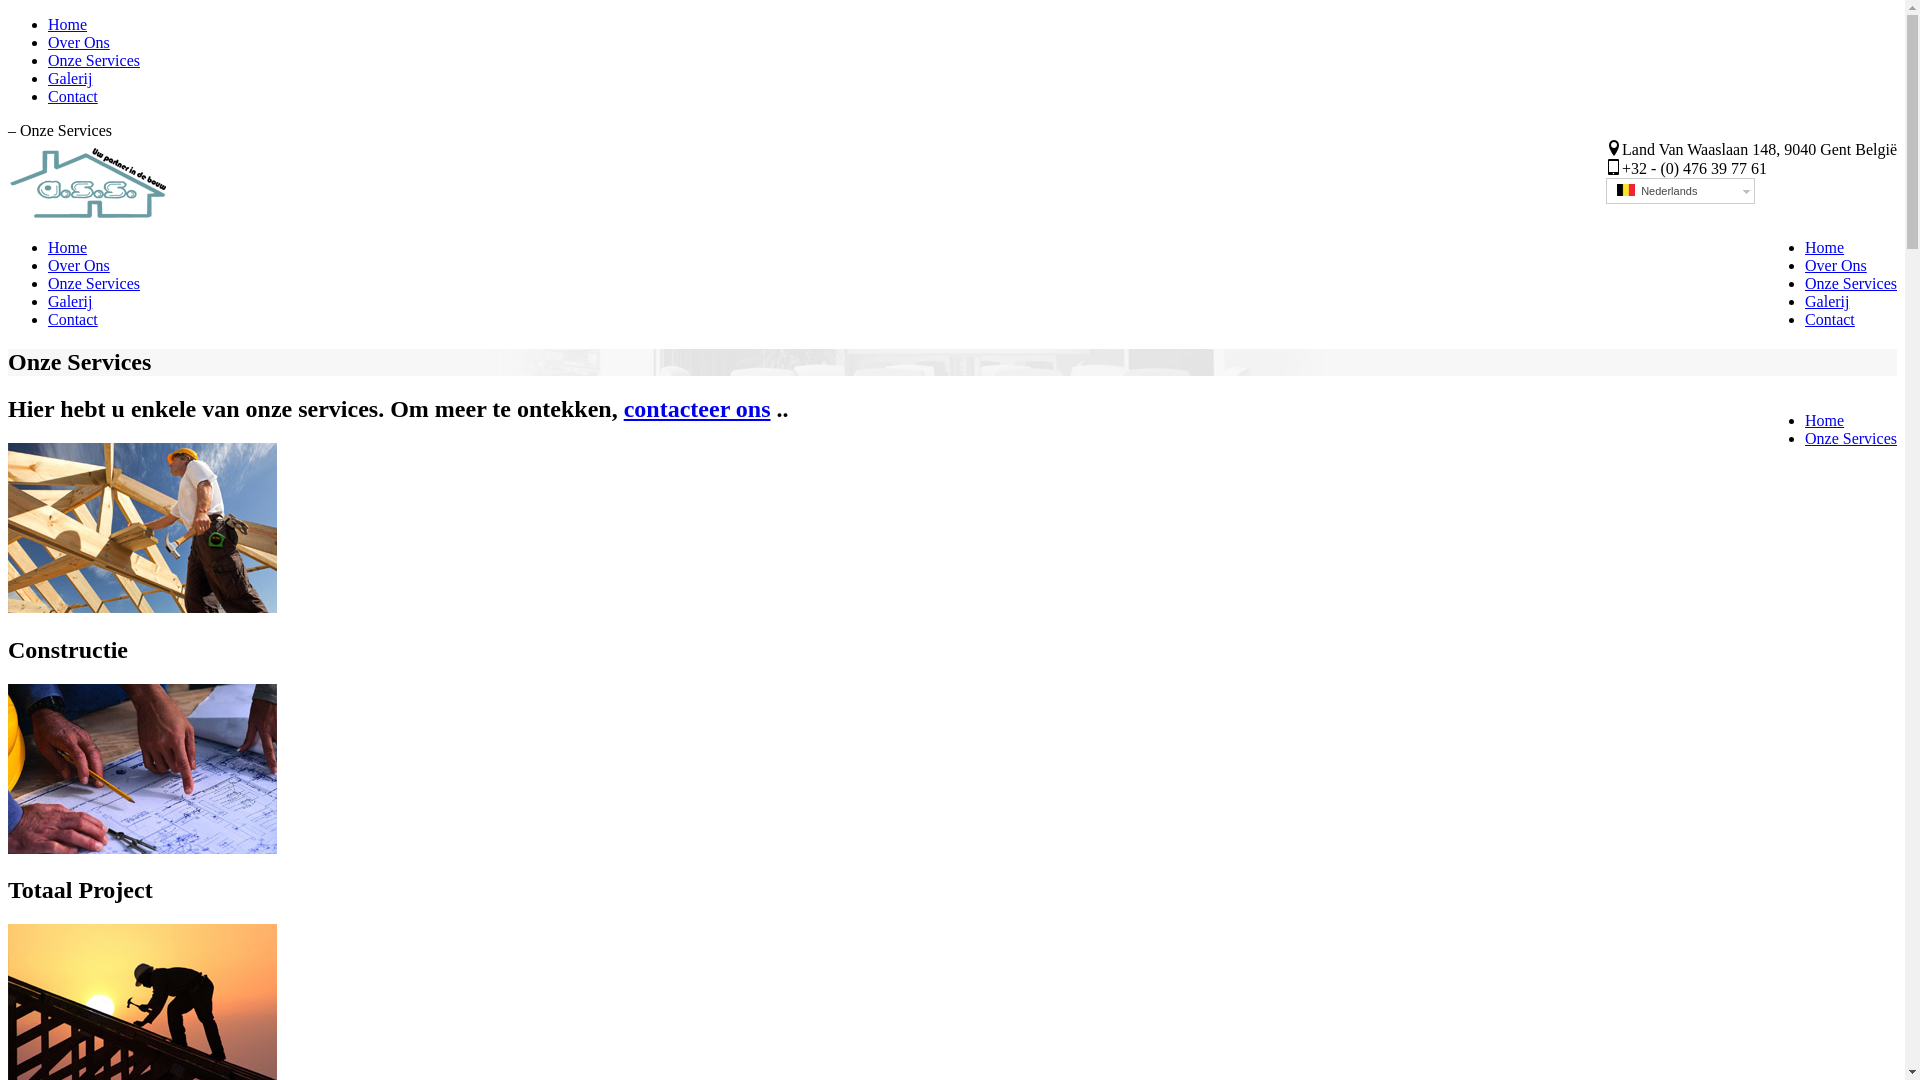  Describe the element at coordinates (1850, 283) in the screenshot. I see `'Onze Services'` at that location.